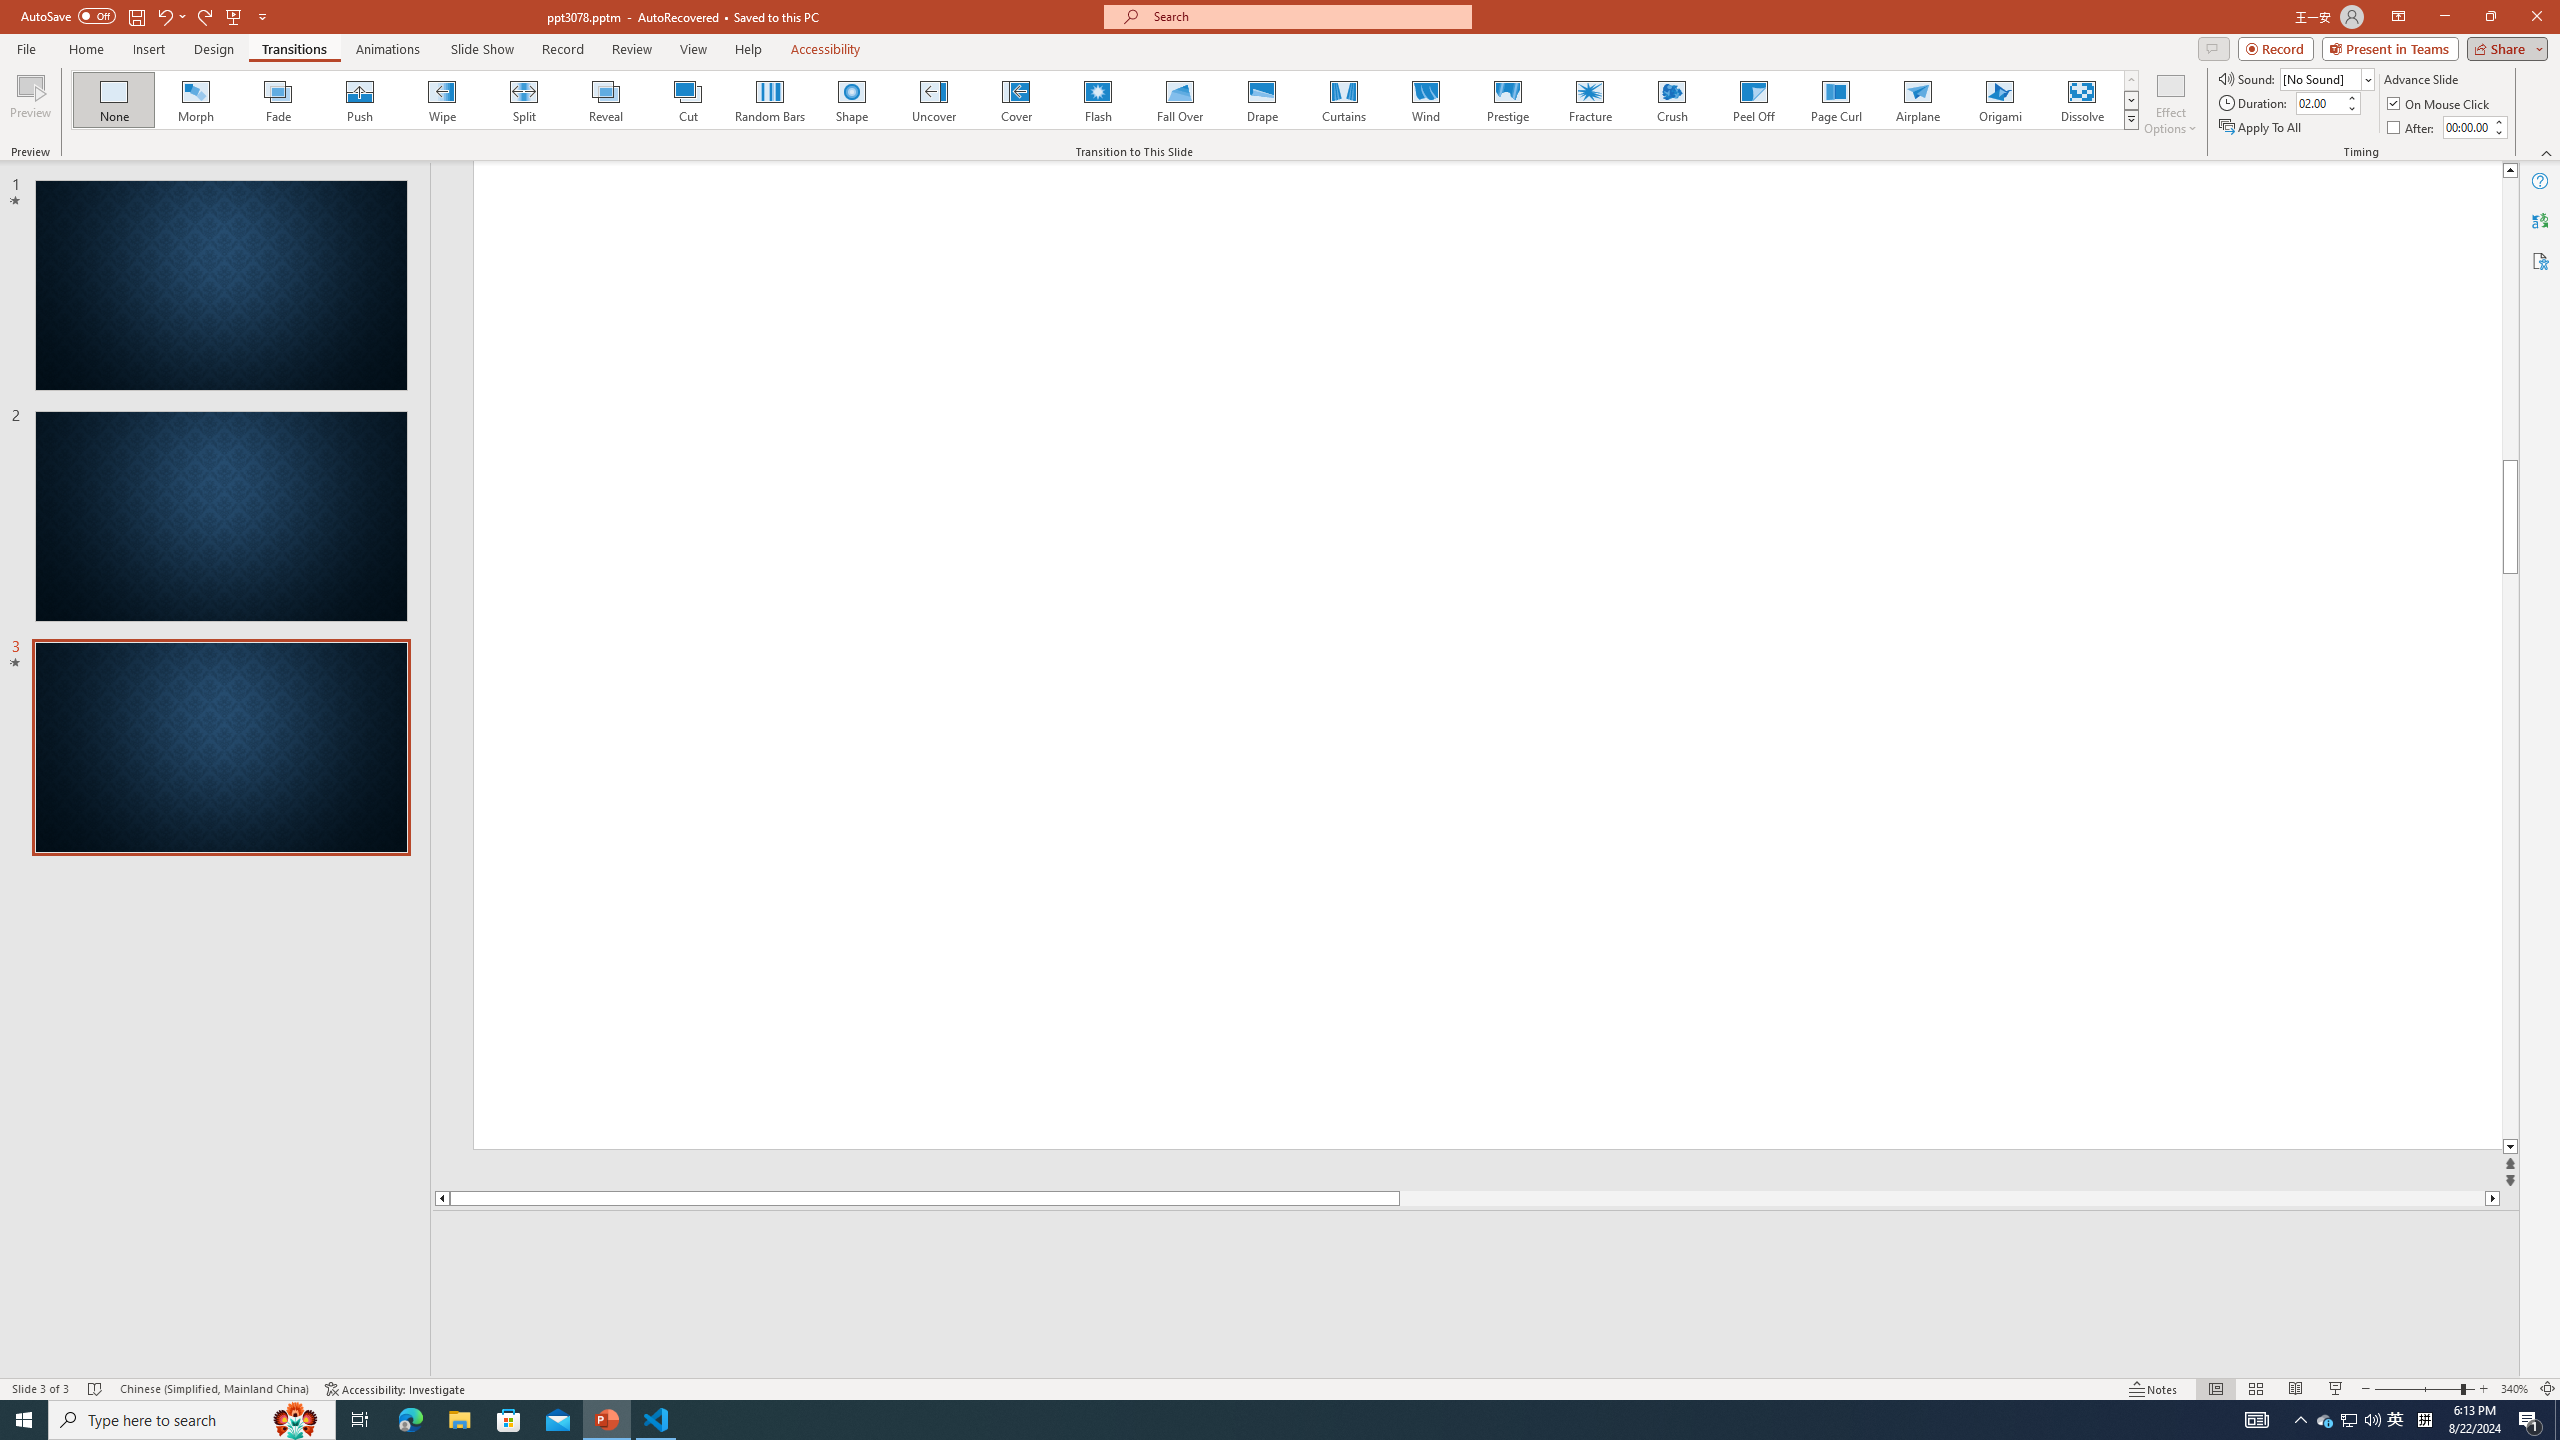 The image size is (2560, 1440). I want to click on 'Flash', so click(1097, 99).